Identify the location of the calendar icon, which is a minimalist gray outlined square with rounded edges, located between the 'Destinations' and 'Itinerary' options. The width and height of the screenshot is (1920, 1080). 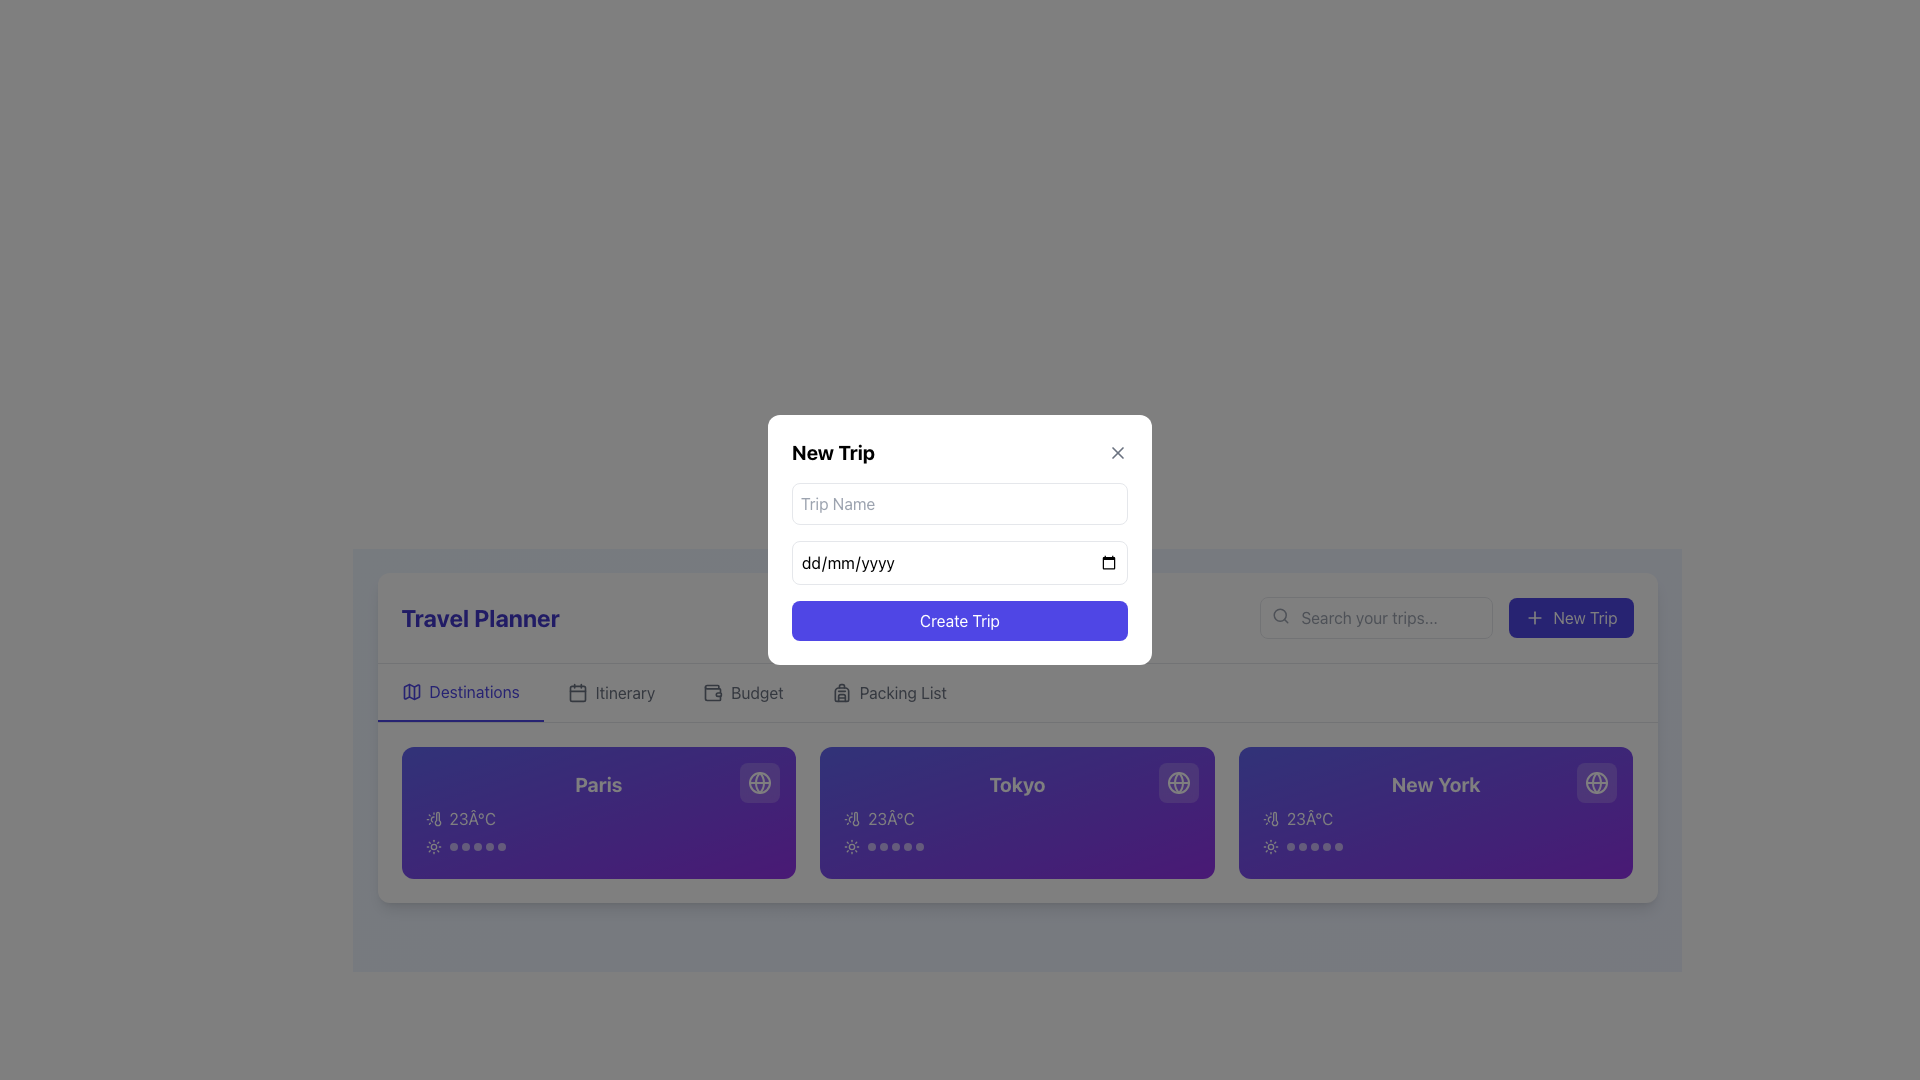
(576, 692).